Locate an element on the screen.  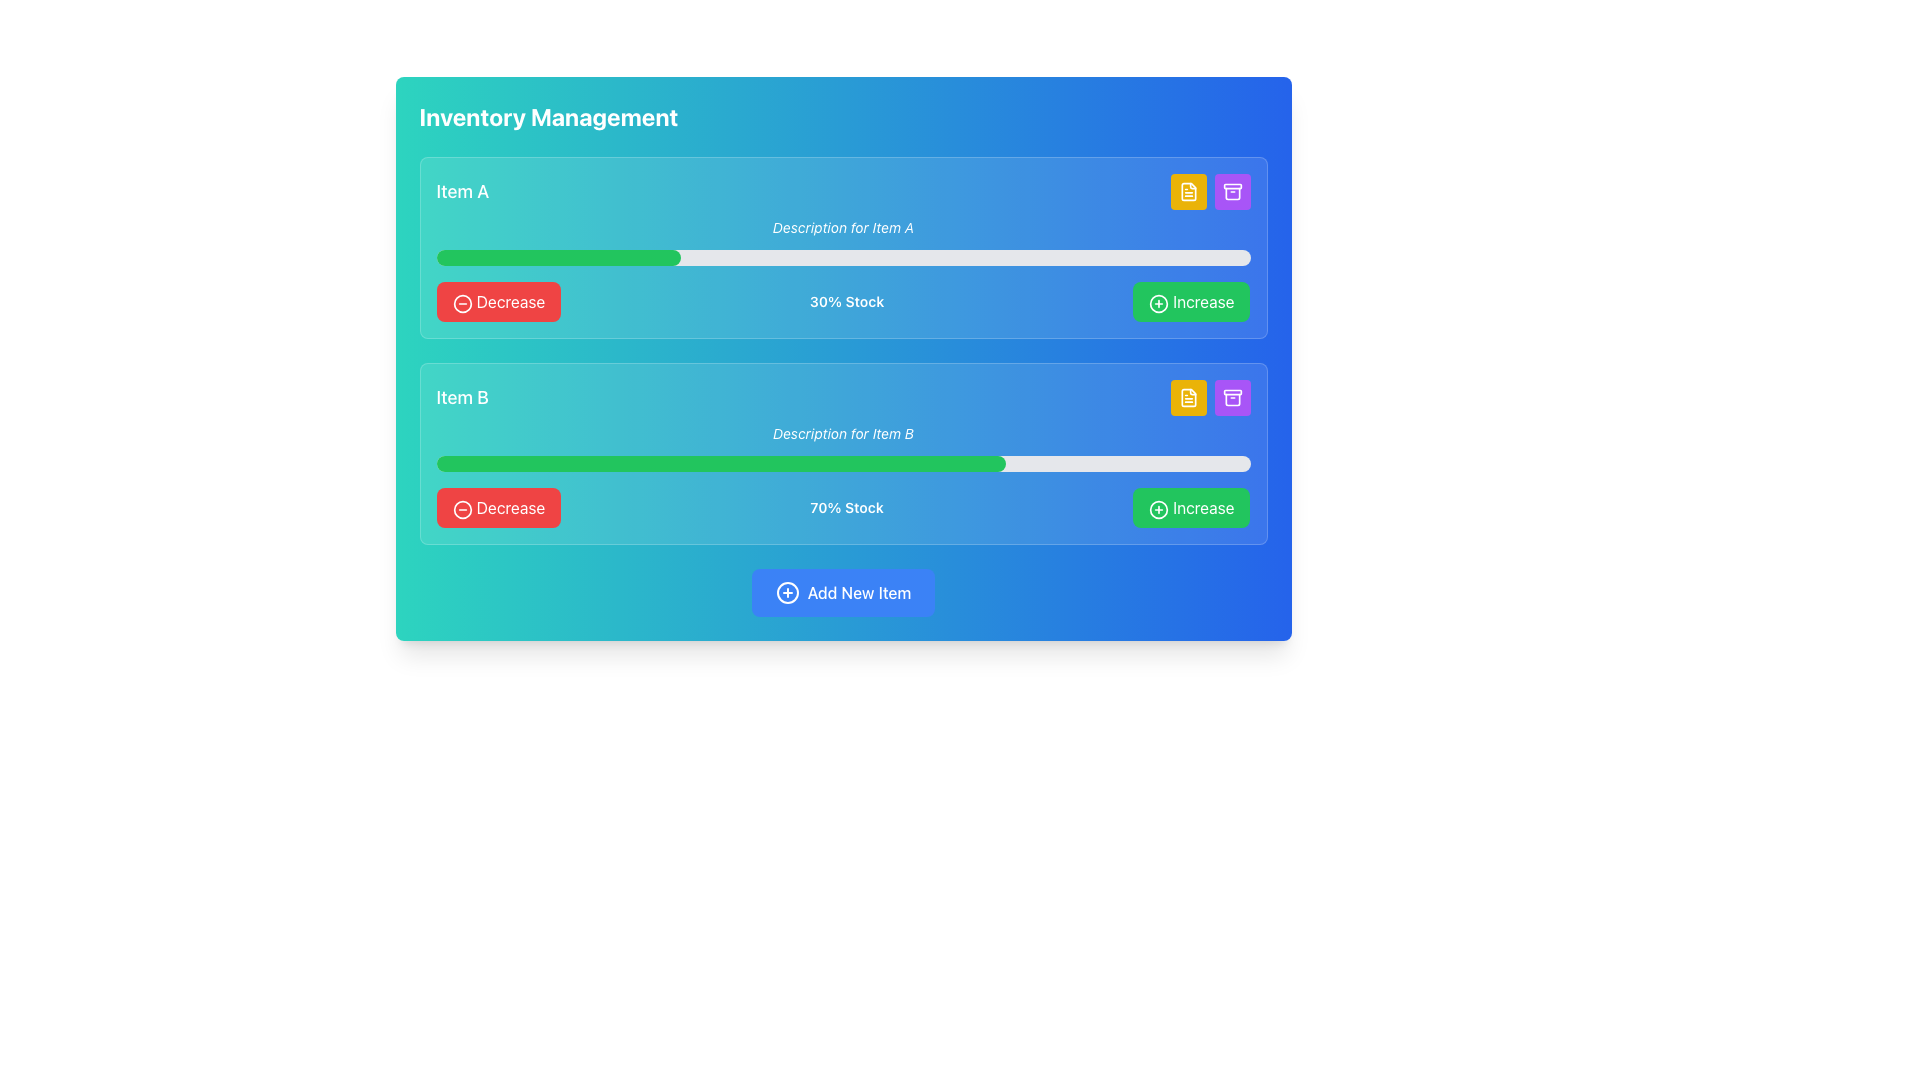
the SVG-based archive icon located in the top-right part of the 'Item A' section is located at coordinates (1231, 192).